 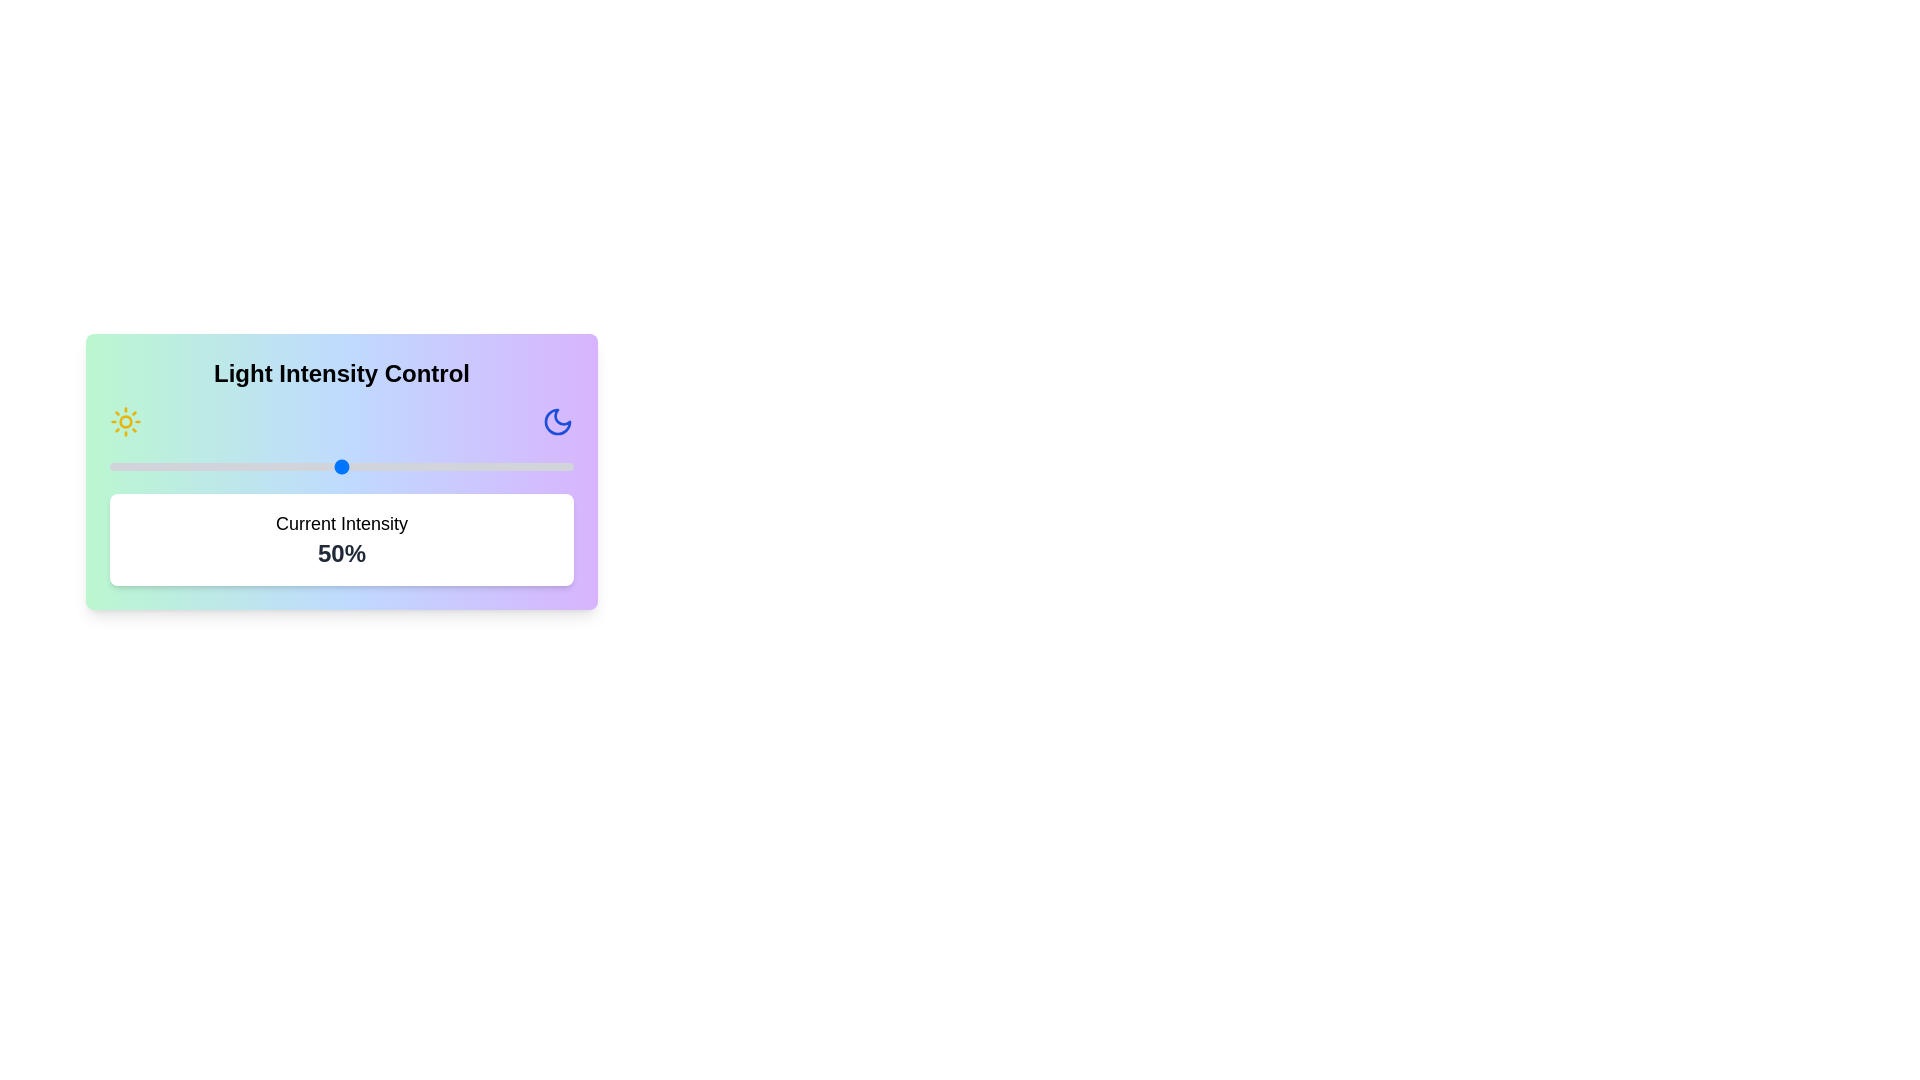 What do you see at coordinates (341, 420) in the screenshot?
I see `the static visual indicator representing the transition between day and night, located below the 'Light Intensity Control' title` at bounding box center [341, 420].